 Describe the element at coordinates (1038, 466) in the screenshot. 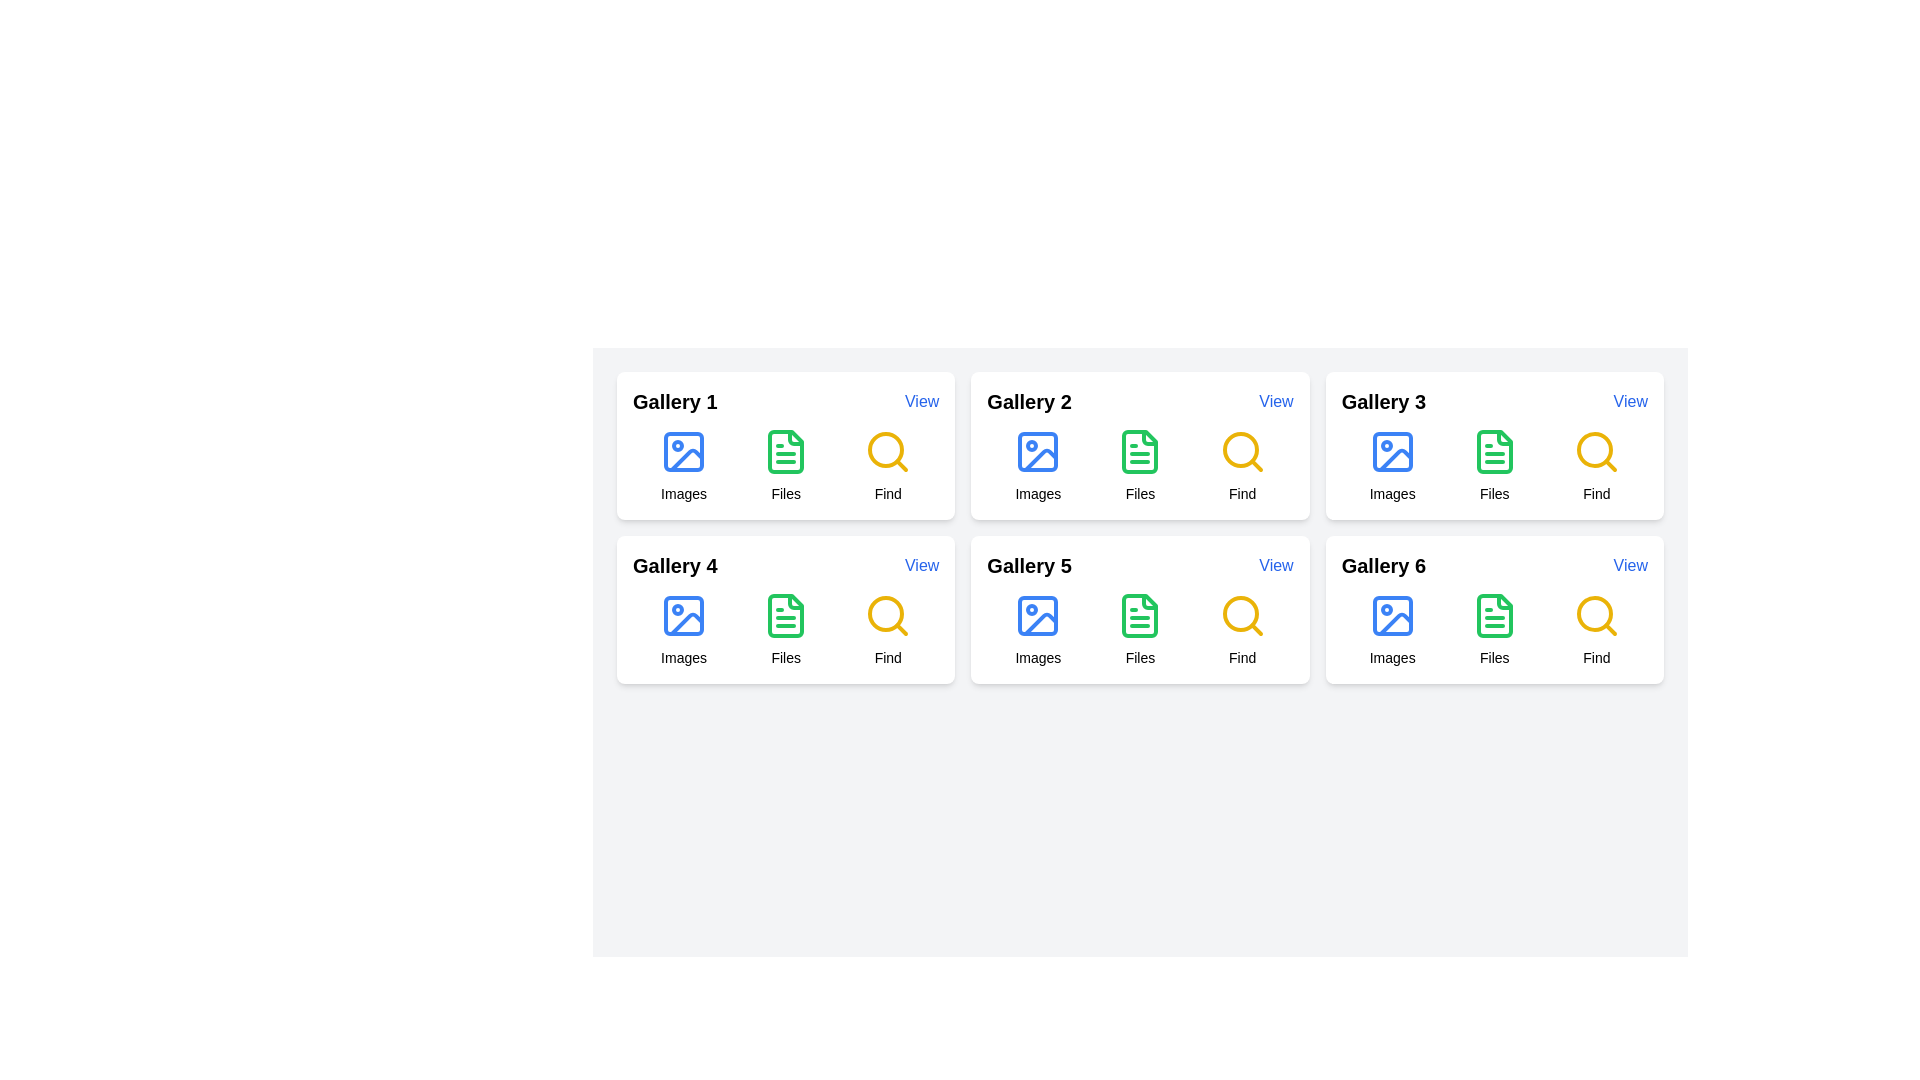

I see `the 'Images' button which features a picture icon with a blue outline and the label 'Images' below it, located in the second gallery's section as the first option on the left` at that location.